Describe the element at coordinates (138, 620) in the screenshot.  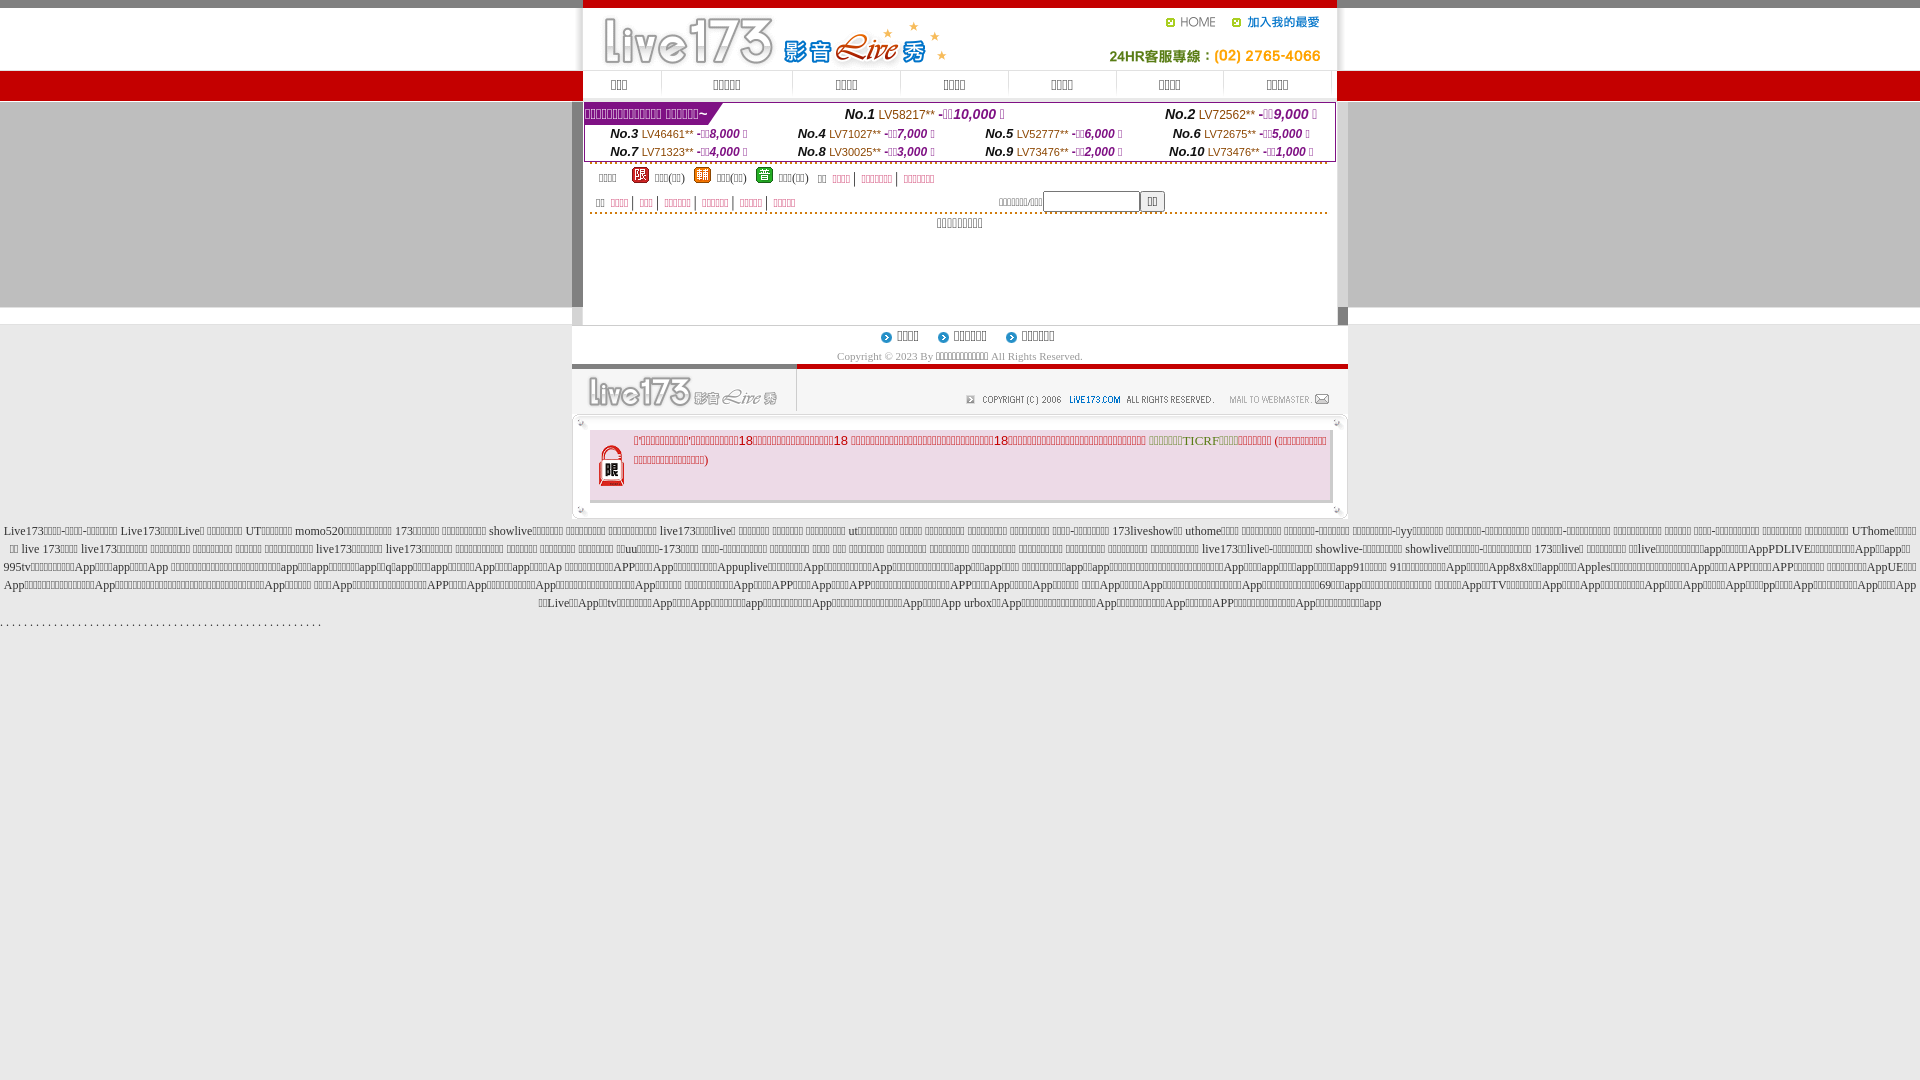
I see `'.'` at that location.